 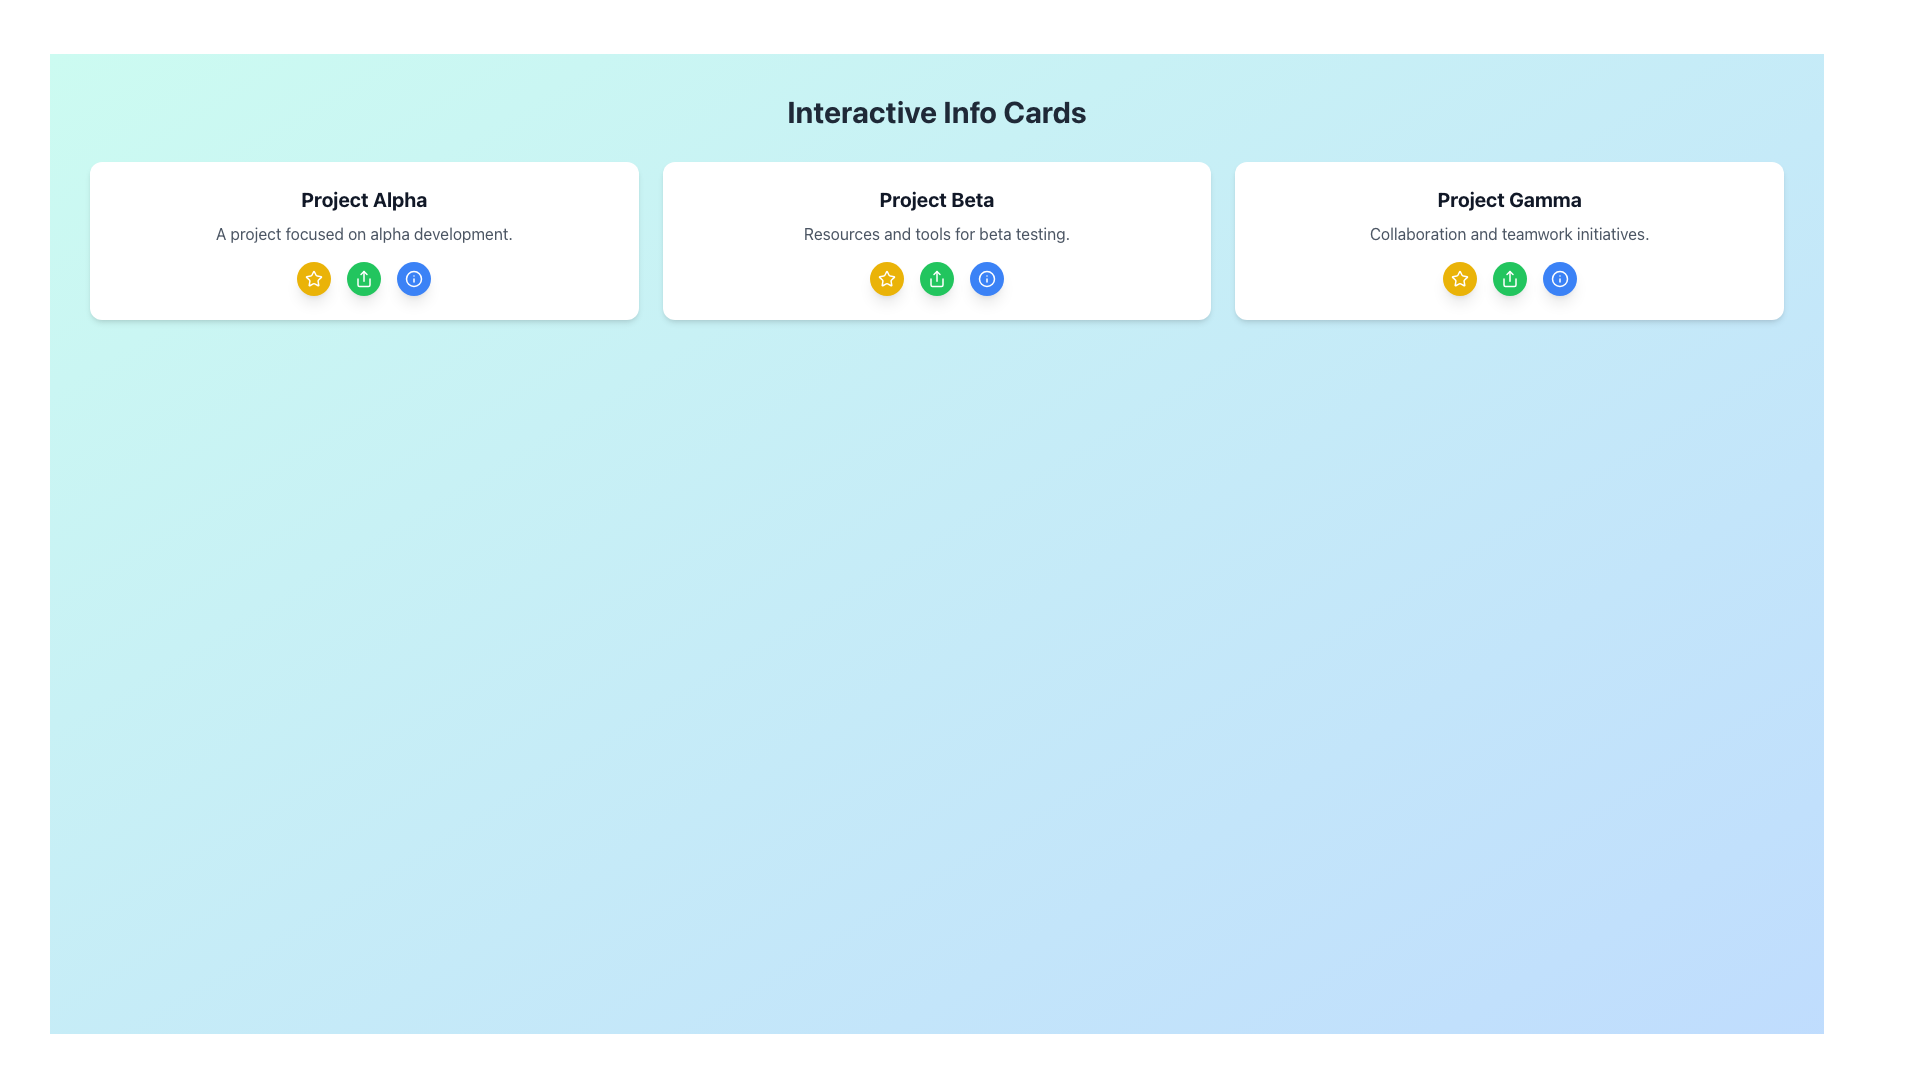 What do you see at coordinates (935, 278) in the screenshot?
I see `the circular green button with a white up arrow icon located within the 'Project Beta' card` at bounding box center [935, 278].